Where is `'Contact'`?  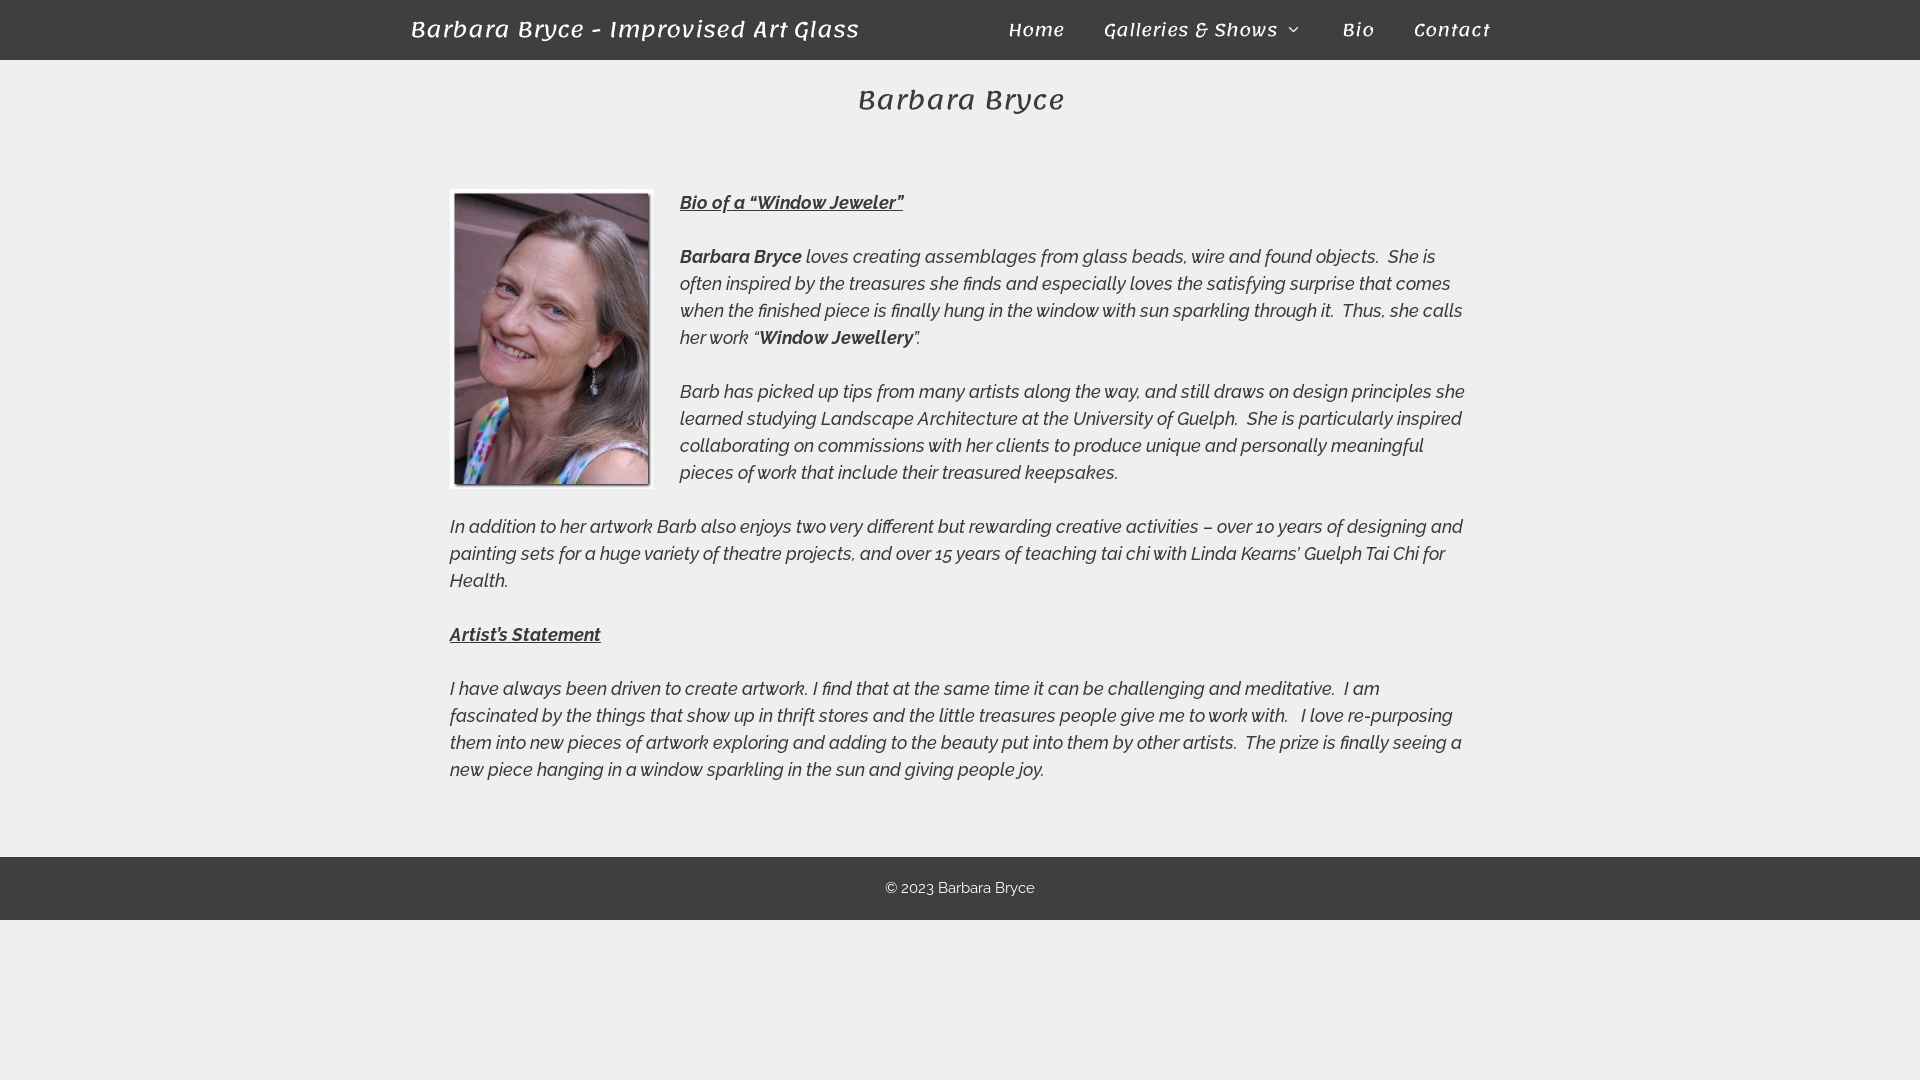 'Contact' is located at coordinates (1452, 30).